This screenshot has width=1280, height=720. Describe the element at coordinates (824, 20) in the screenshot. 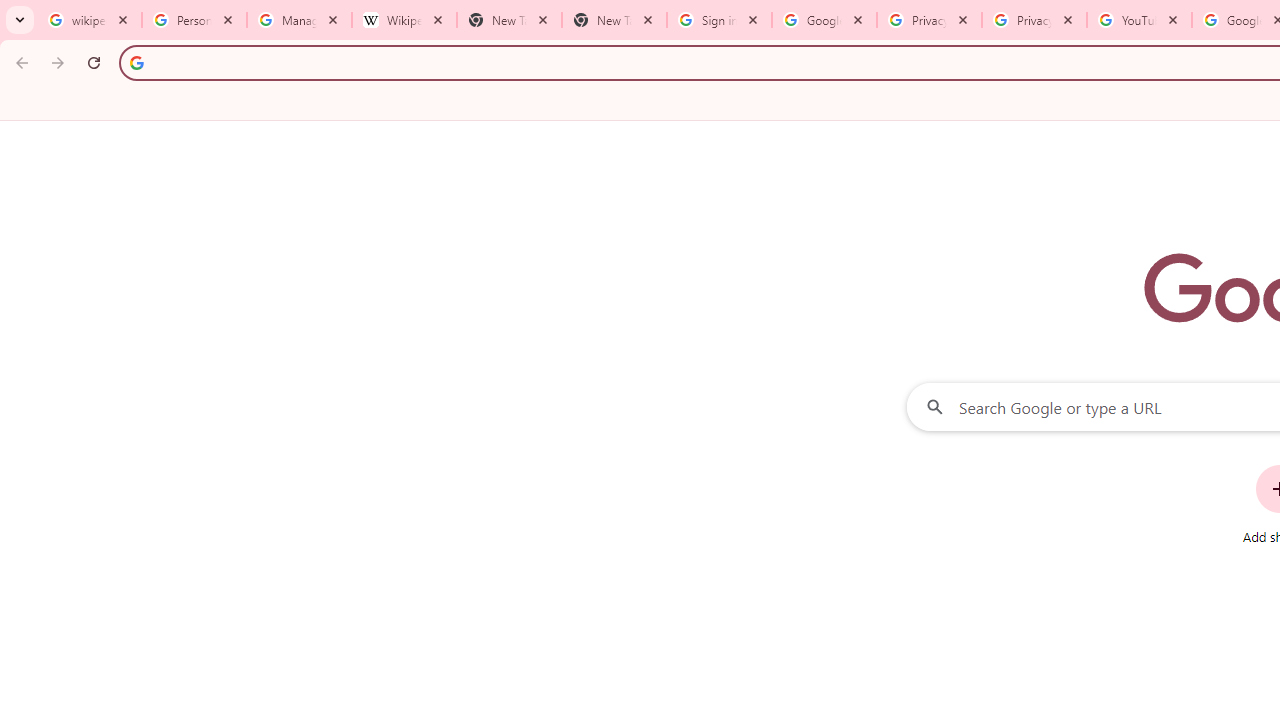

I see `'Google Drive: Sign-in'` at that location.